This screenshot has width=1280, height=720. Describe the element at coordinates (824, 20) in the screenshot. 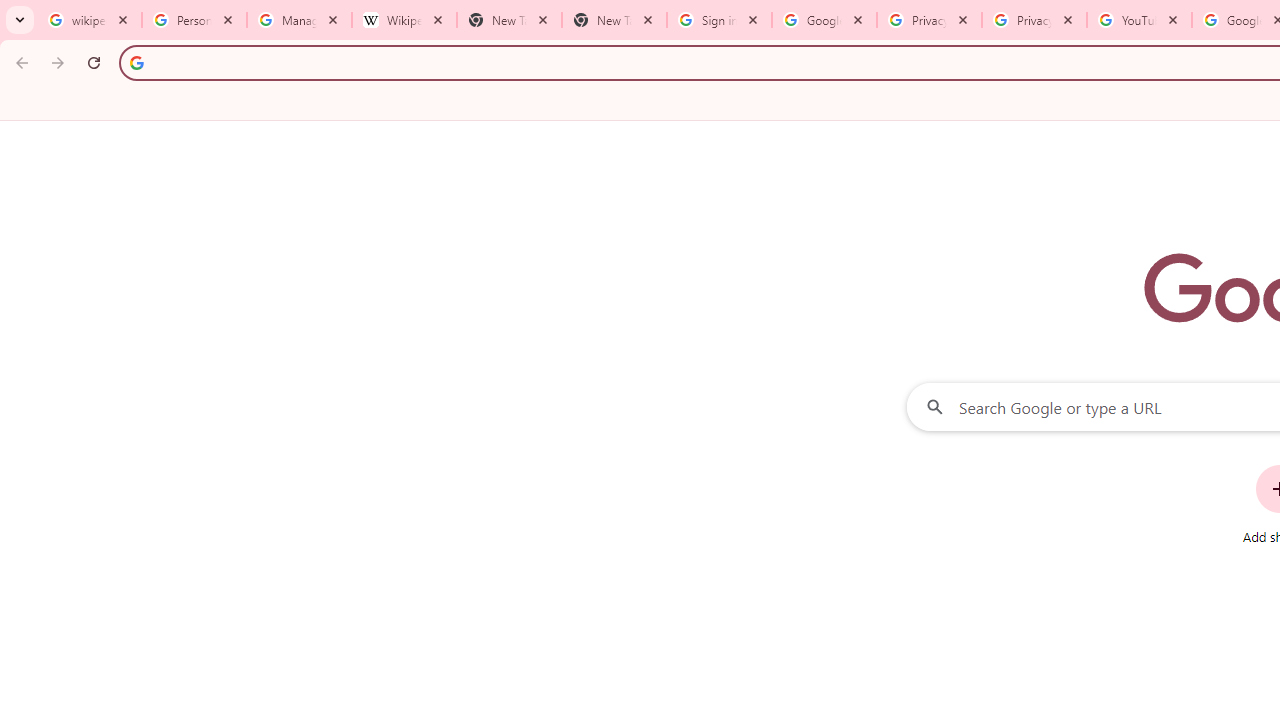

I see `'Google Drive: Sign-in'` at that location.